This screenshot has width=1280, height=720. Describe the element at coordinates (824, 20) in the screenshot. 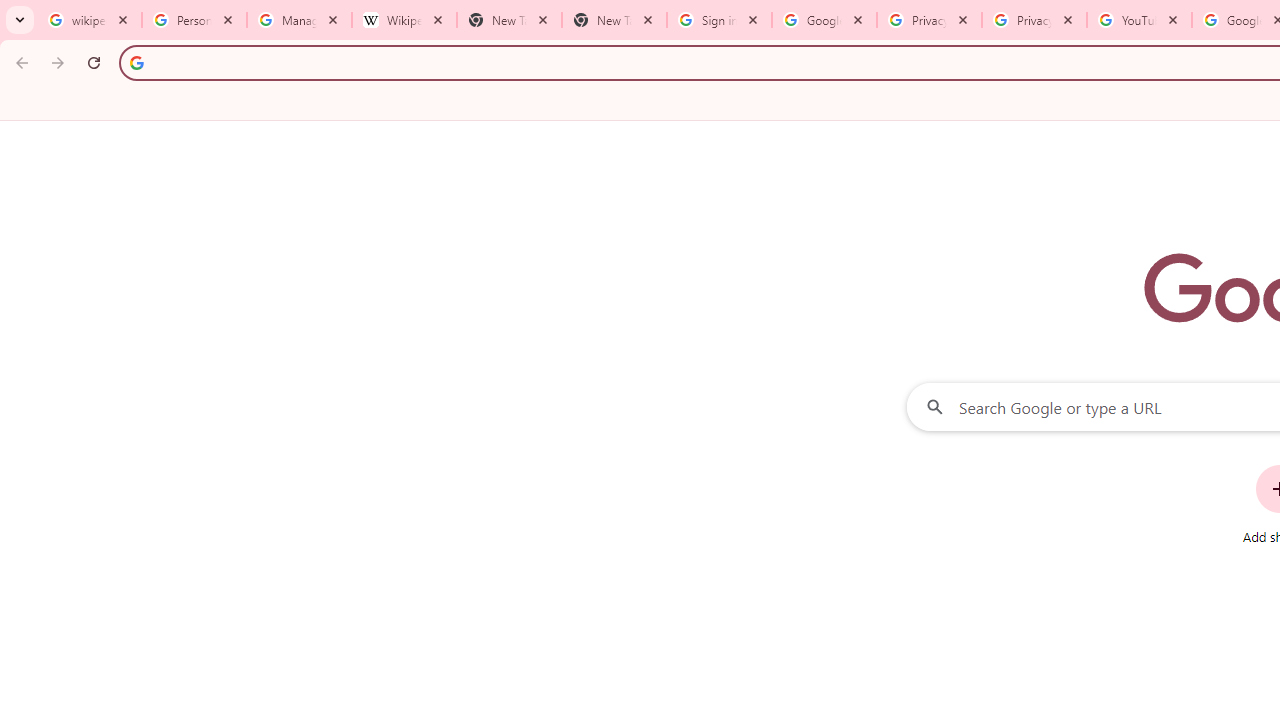

I see `'Google Drive: Sign-in'` at that location.